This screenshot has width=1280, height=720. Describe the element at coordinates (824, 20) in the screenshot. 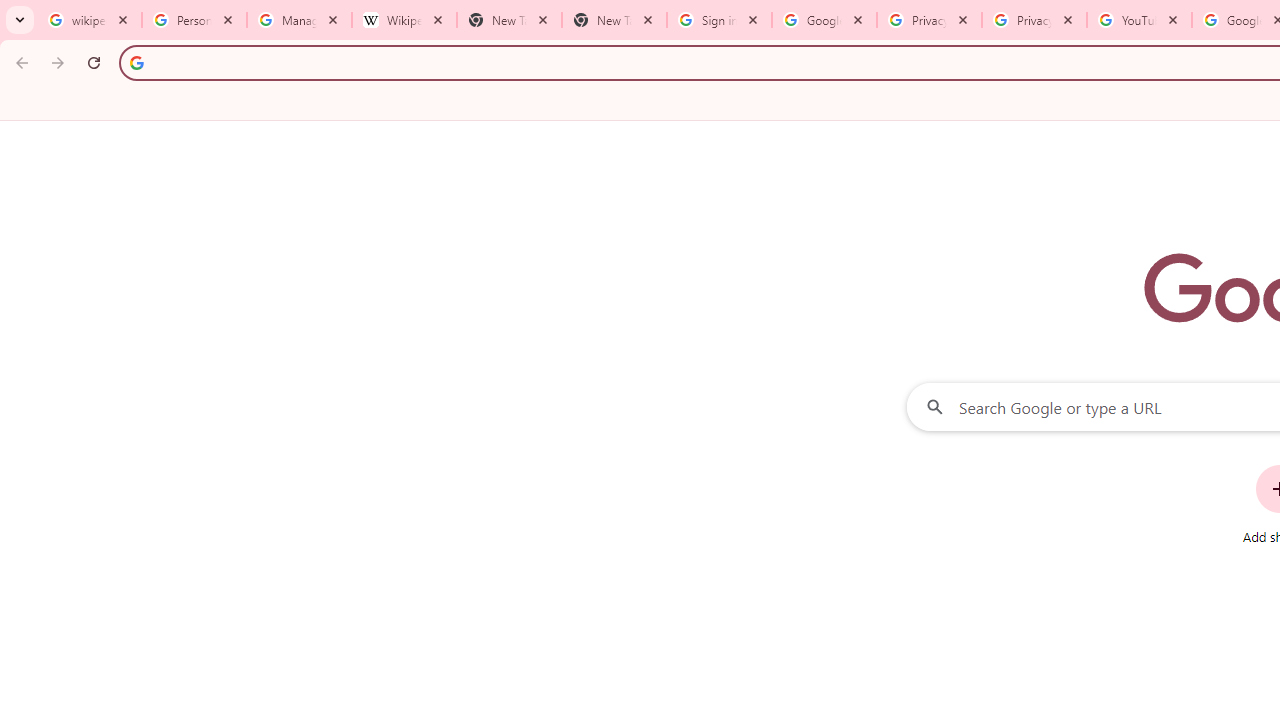

I see `'Google Drive: Sign-in'` at that location.